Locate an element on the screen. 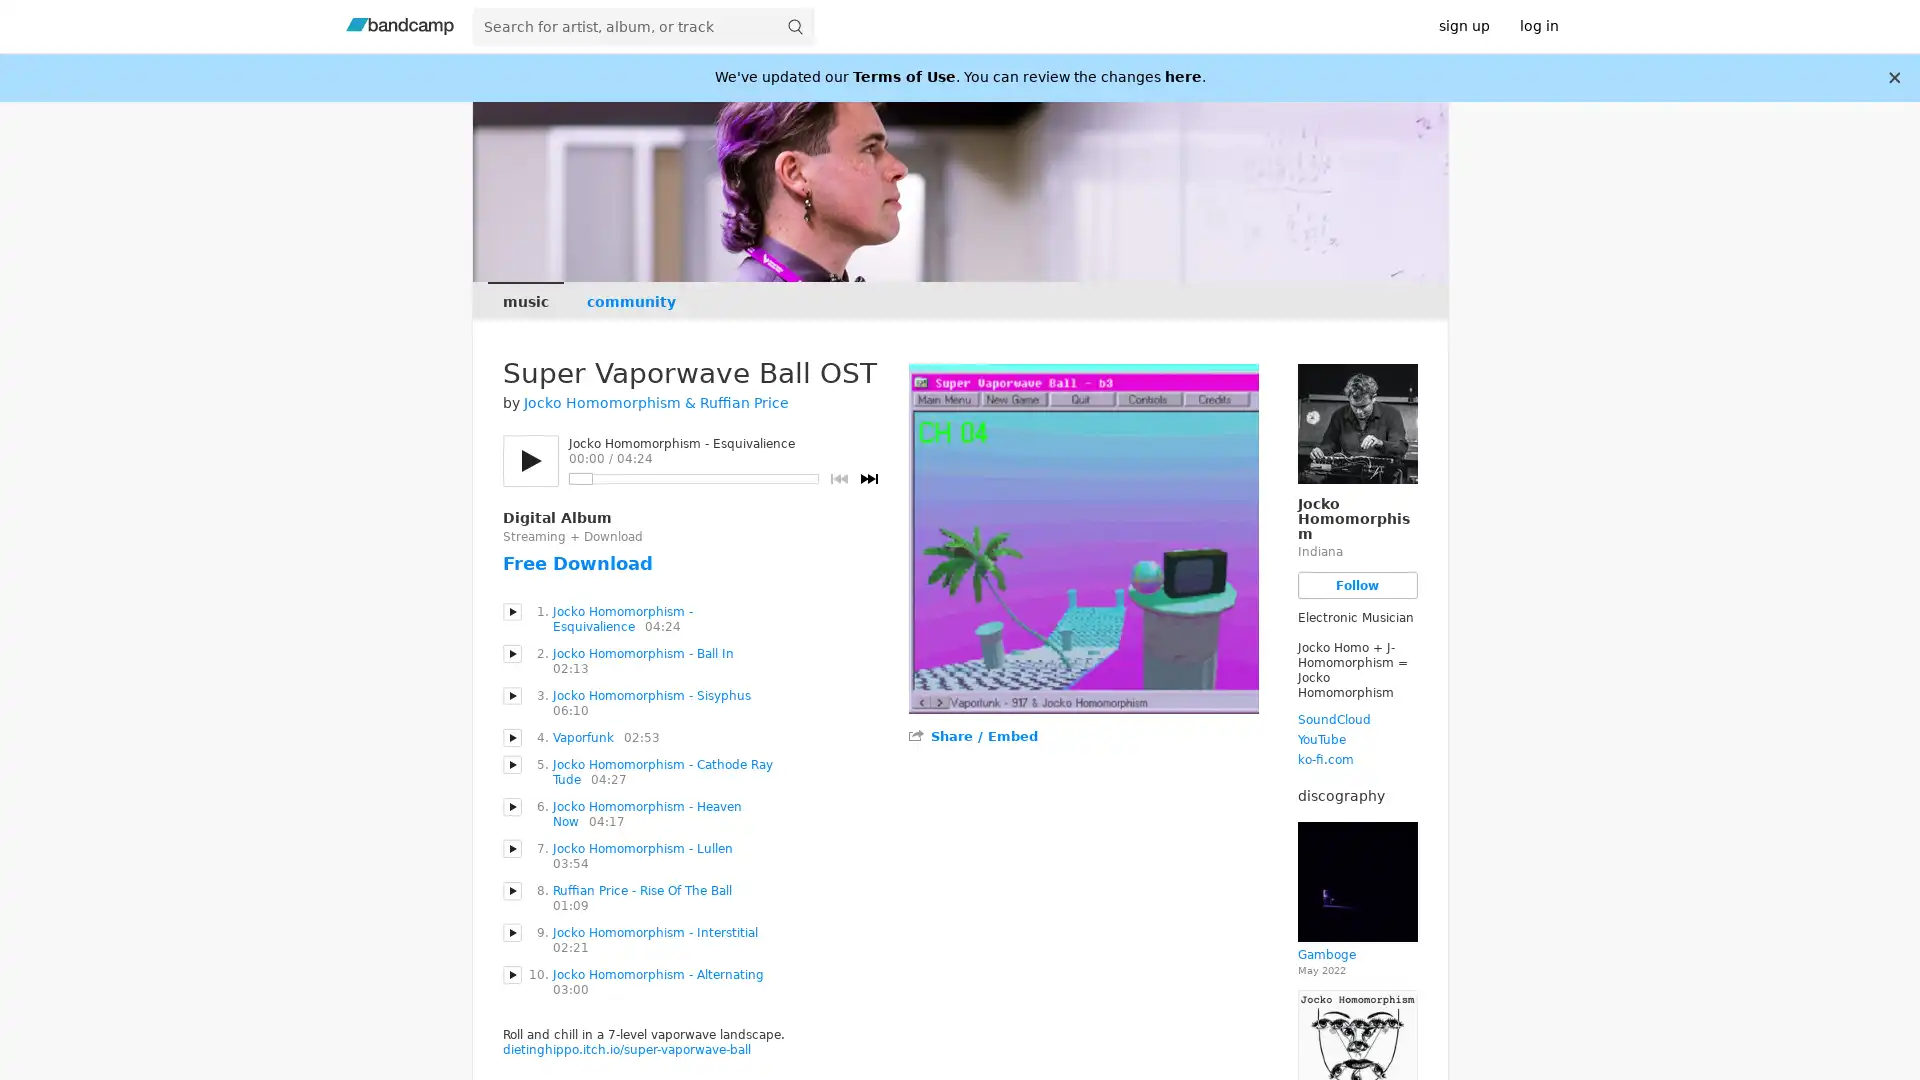 This screenshot has width=1920, height=1080. Play Jocko Homomorphism - Esquivalience is located at coordinates (511, 611).